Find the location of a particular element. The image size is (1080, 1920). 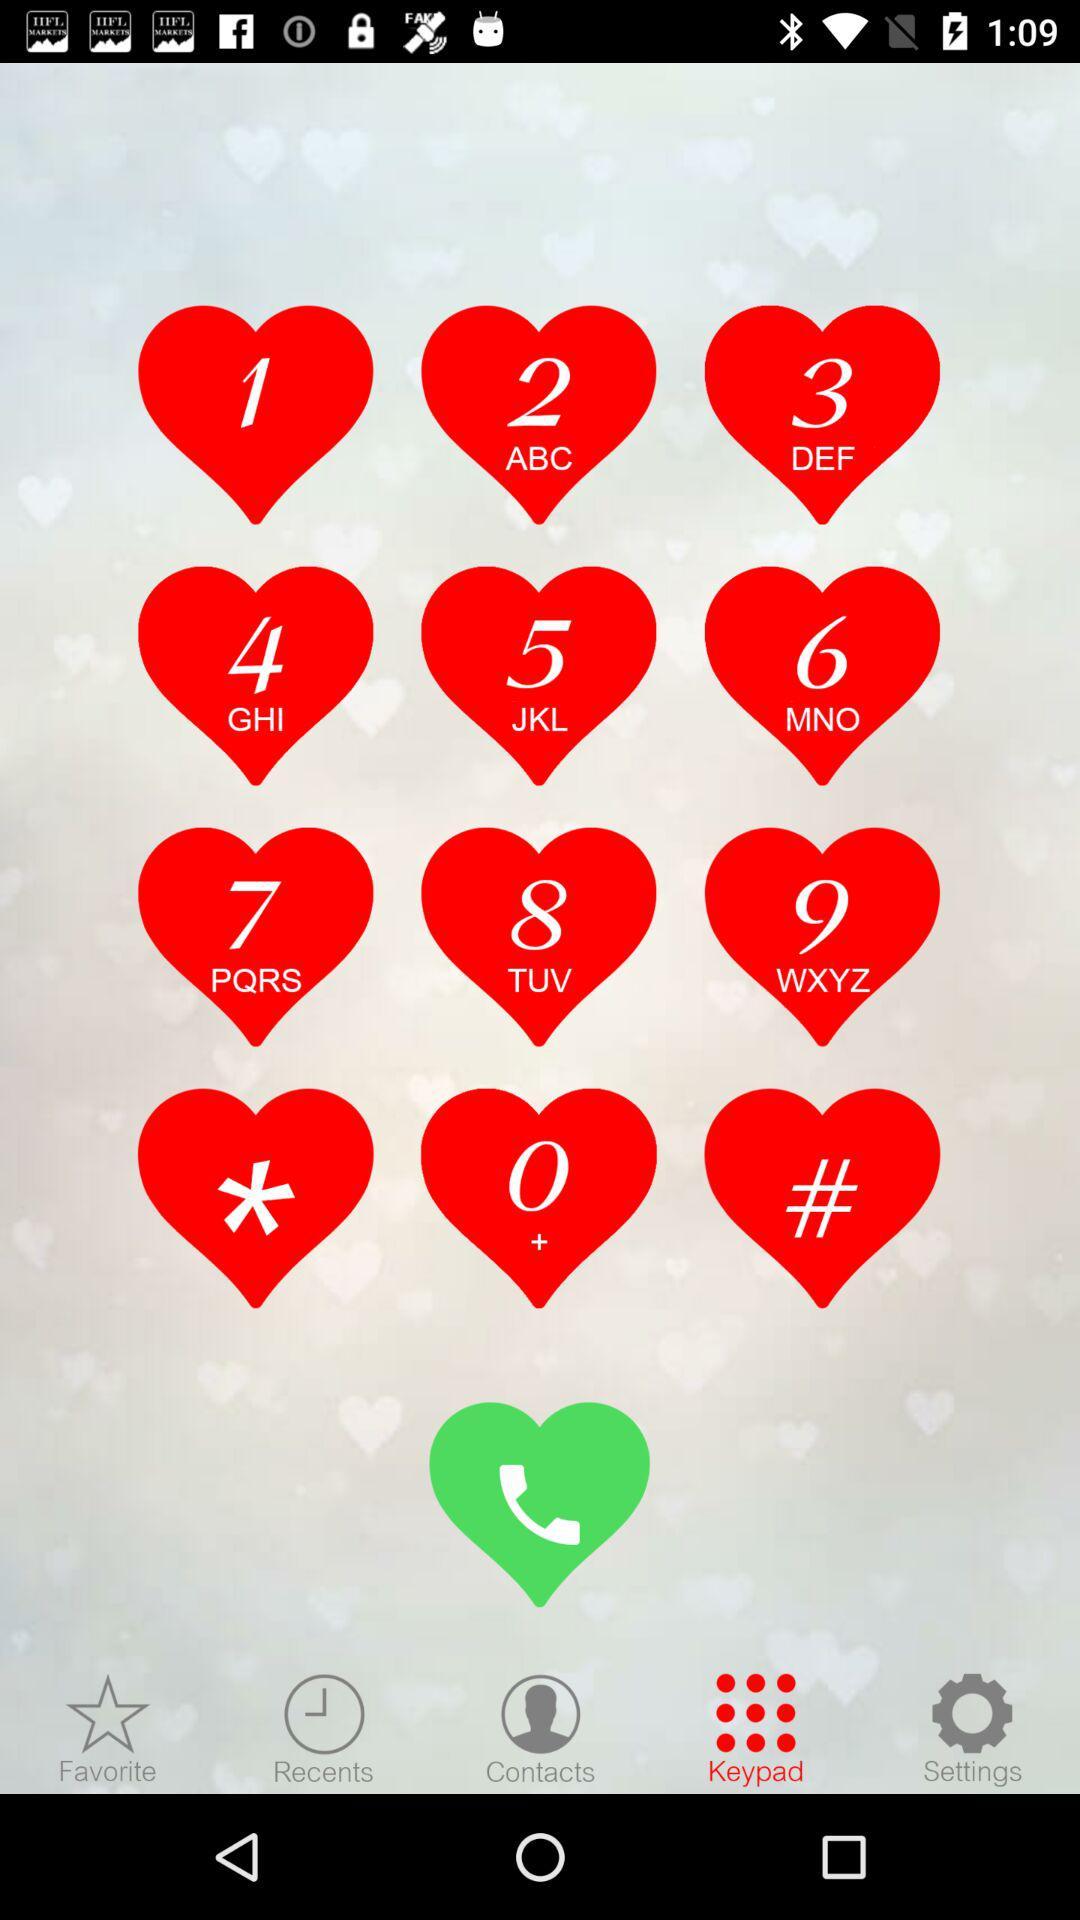

dial 6 is located at coordinates (822, 675).